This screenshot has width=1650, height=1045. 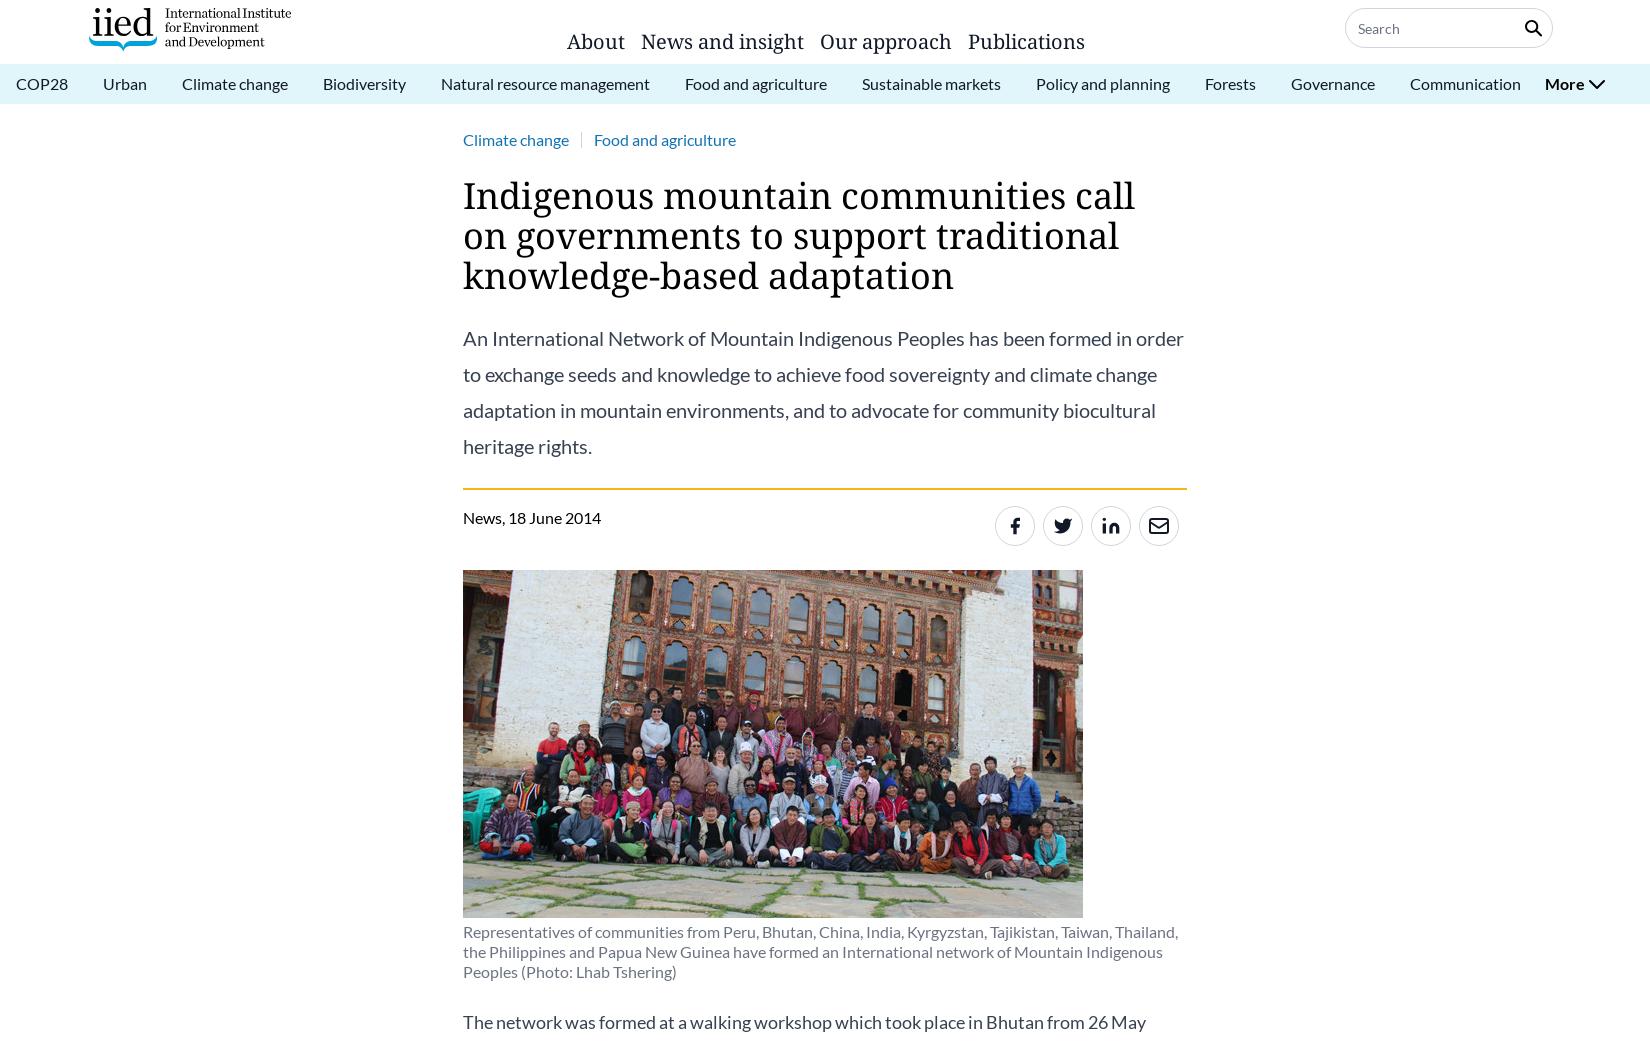 I want to click on 'Policy and planning', so click(x=1103, y=83).